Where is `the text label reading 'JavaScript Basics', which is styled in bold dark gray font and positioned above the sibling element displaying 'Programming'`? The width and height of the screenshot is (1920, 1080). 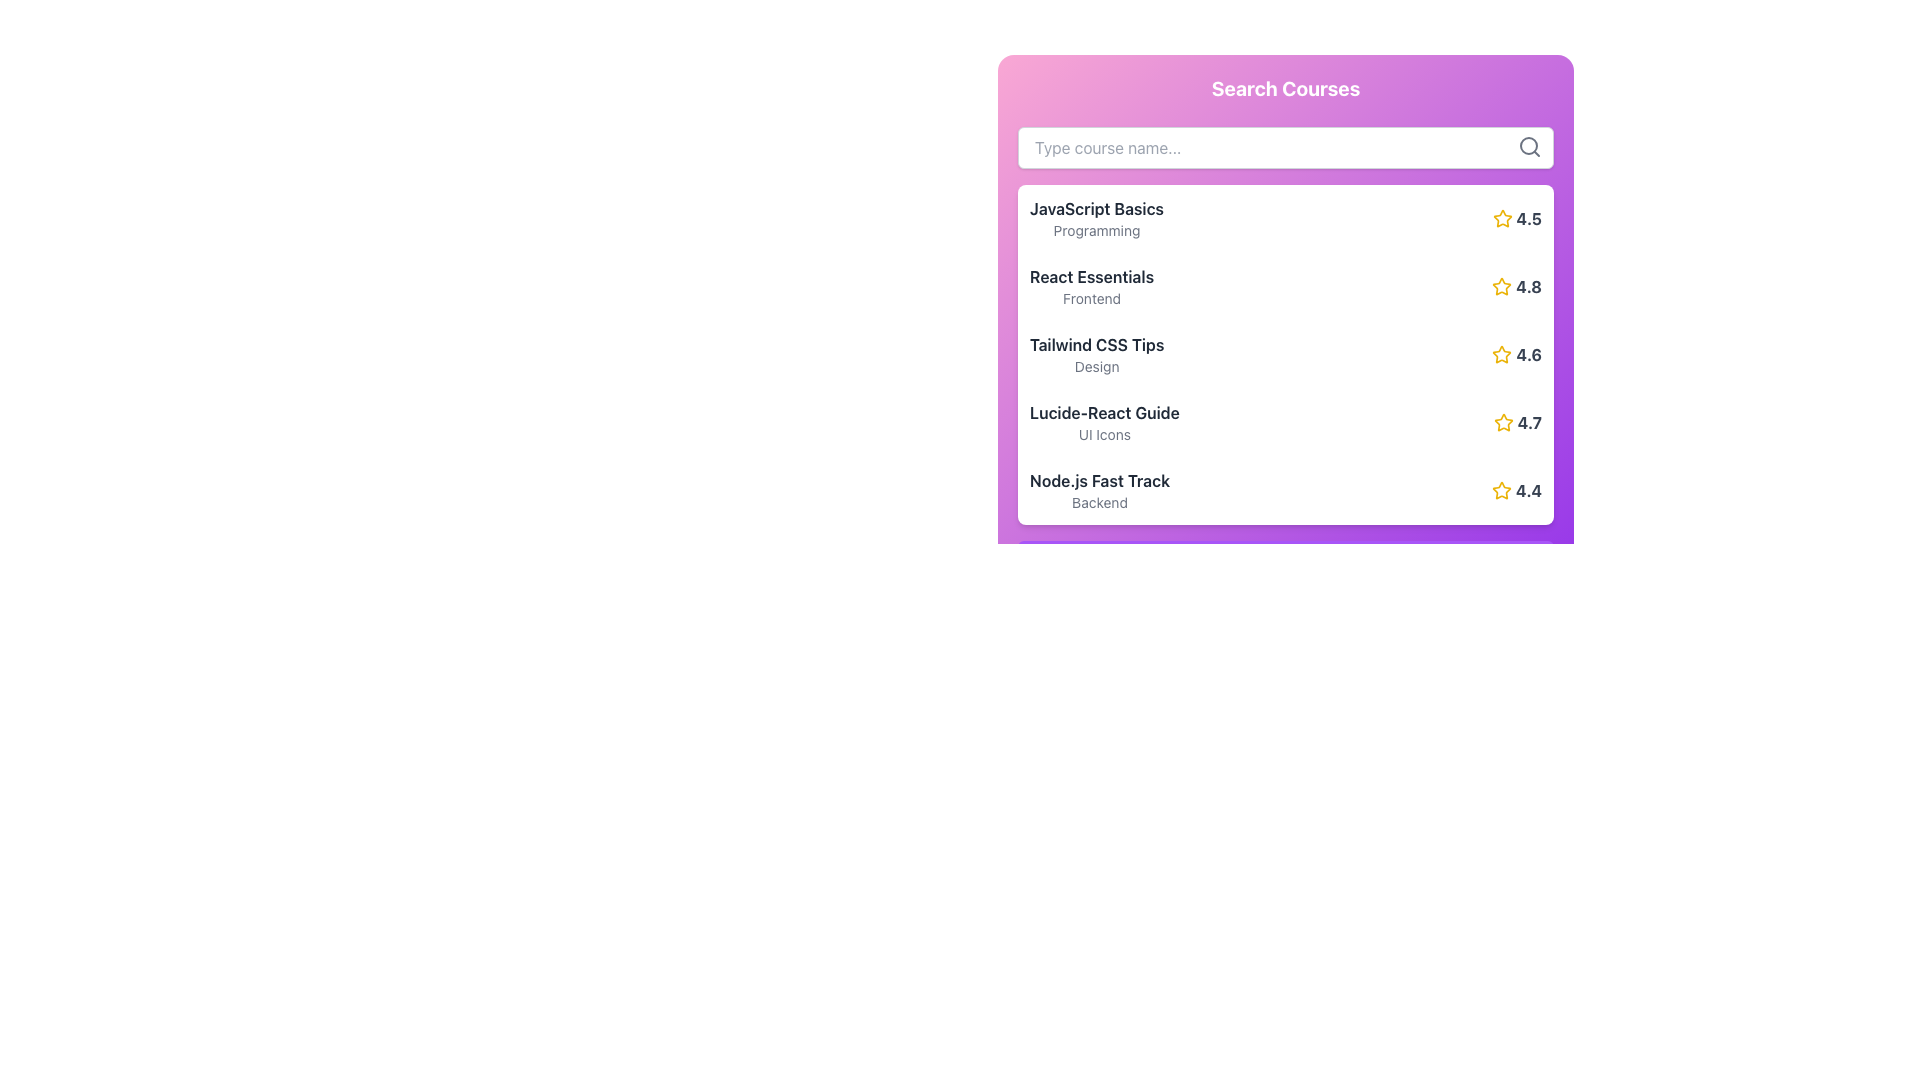
the text label reading 'JavaScript Basics', which is styled in bold dark gray font and positioned above the sibling element displaying 'Programming' is located at coordinates (1096, 208).